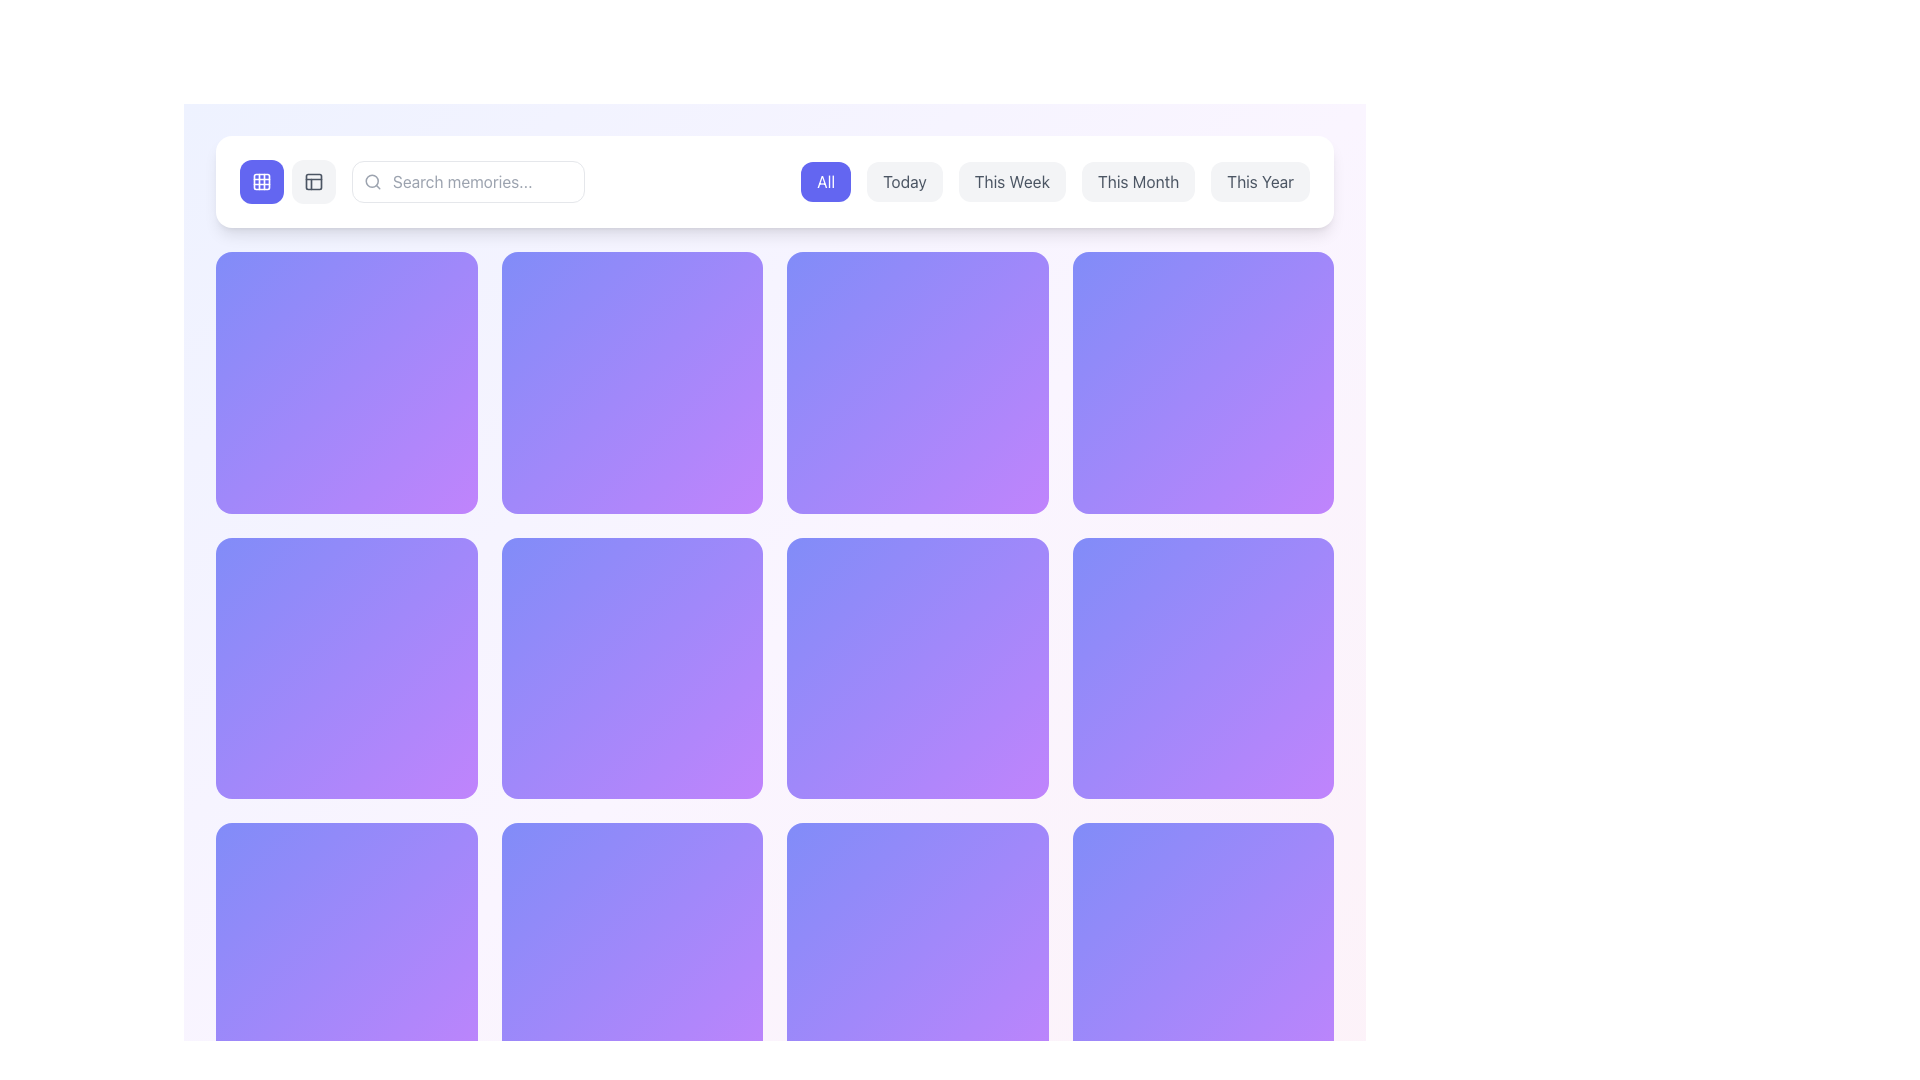 This screenshot has height=1080, width=1920. I want to click on the second tile in the second row of the grid layout, so click(631, 668).